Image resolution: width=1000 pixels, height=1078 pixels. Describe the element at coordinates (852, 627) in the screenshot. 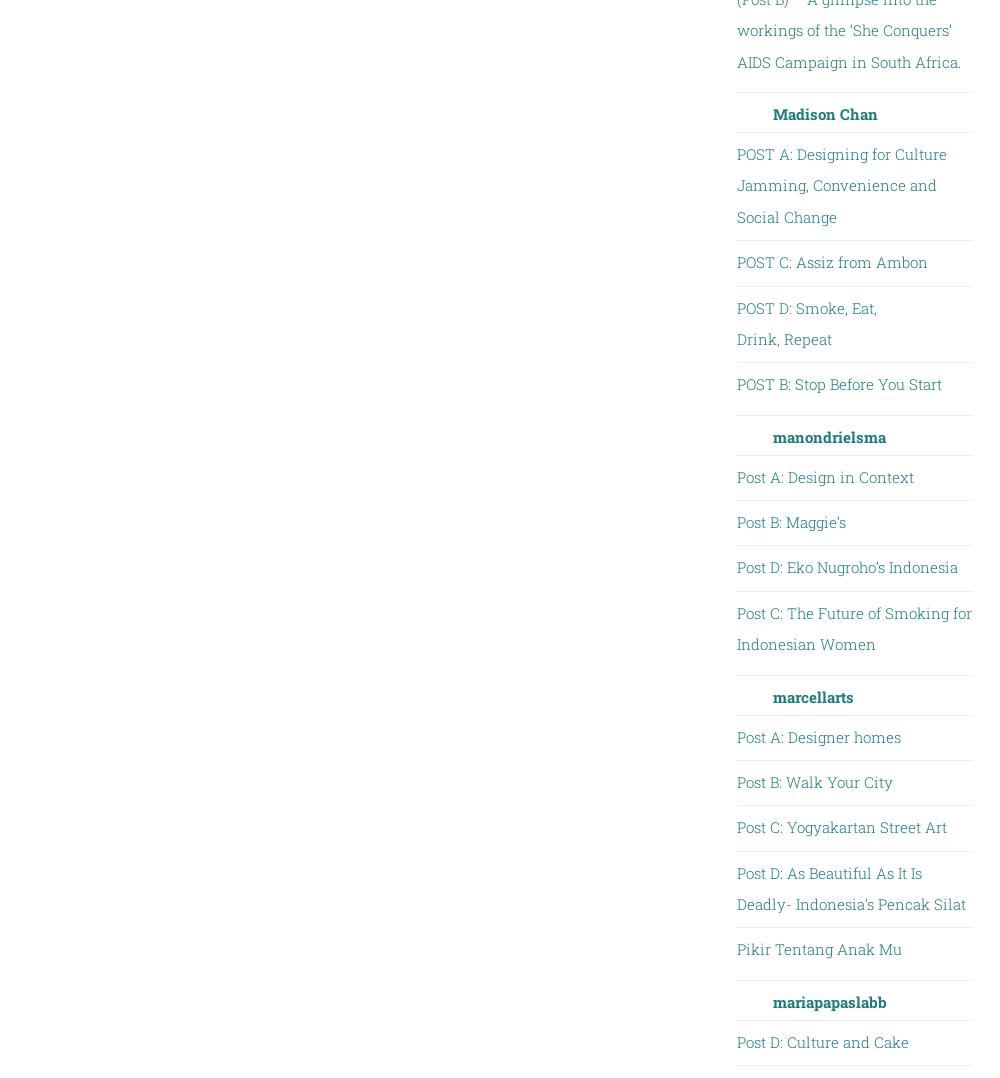

I see `'Post C: The Future of Smoking for Indonesian Women'` at that location.